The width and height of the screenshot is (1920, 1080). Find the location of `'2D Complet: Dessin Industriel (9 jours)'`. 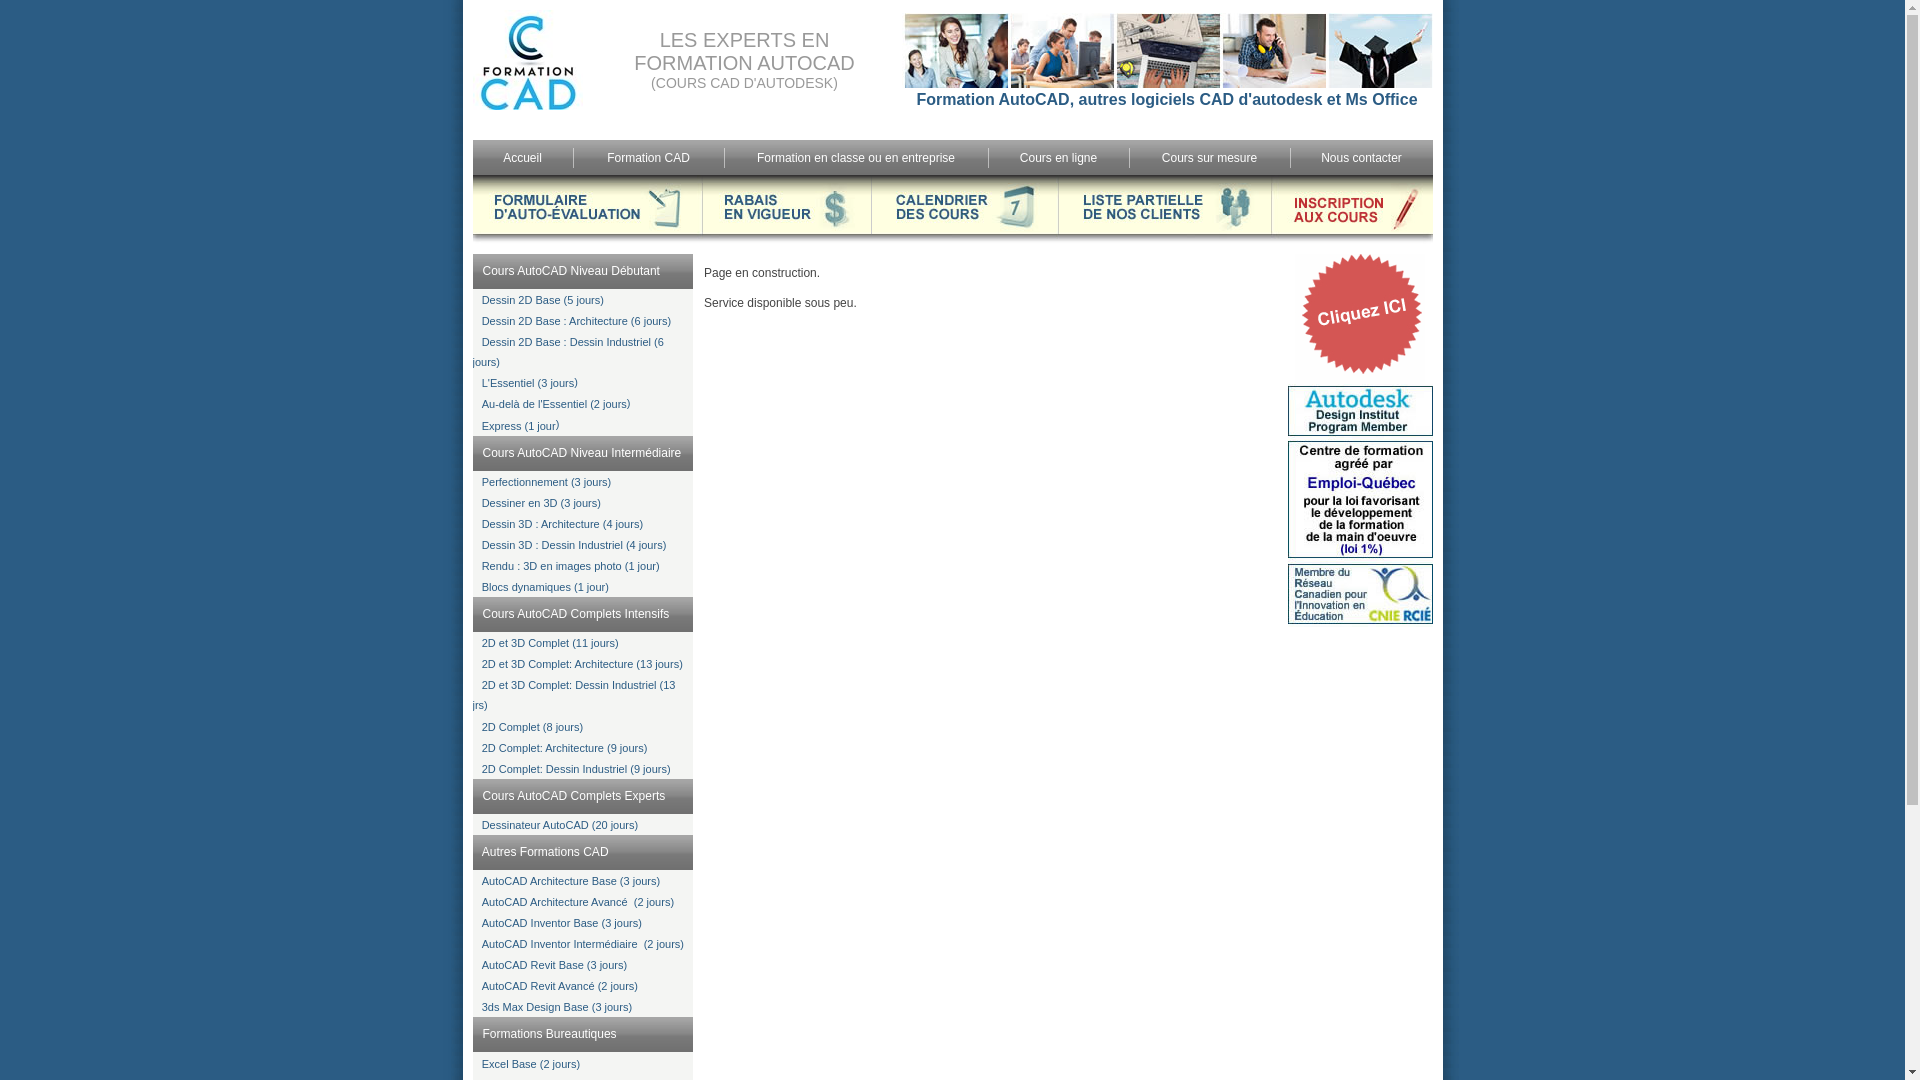

'2D Complet: Dessin Industriel (9 jours)' is located at coordinates (575, 767).